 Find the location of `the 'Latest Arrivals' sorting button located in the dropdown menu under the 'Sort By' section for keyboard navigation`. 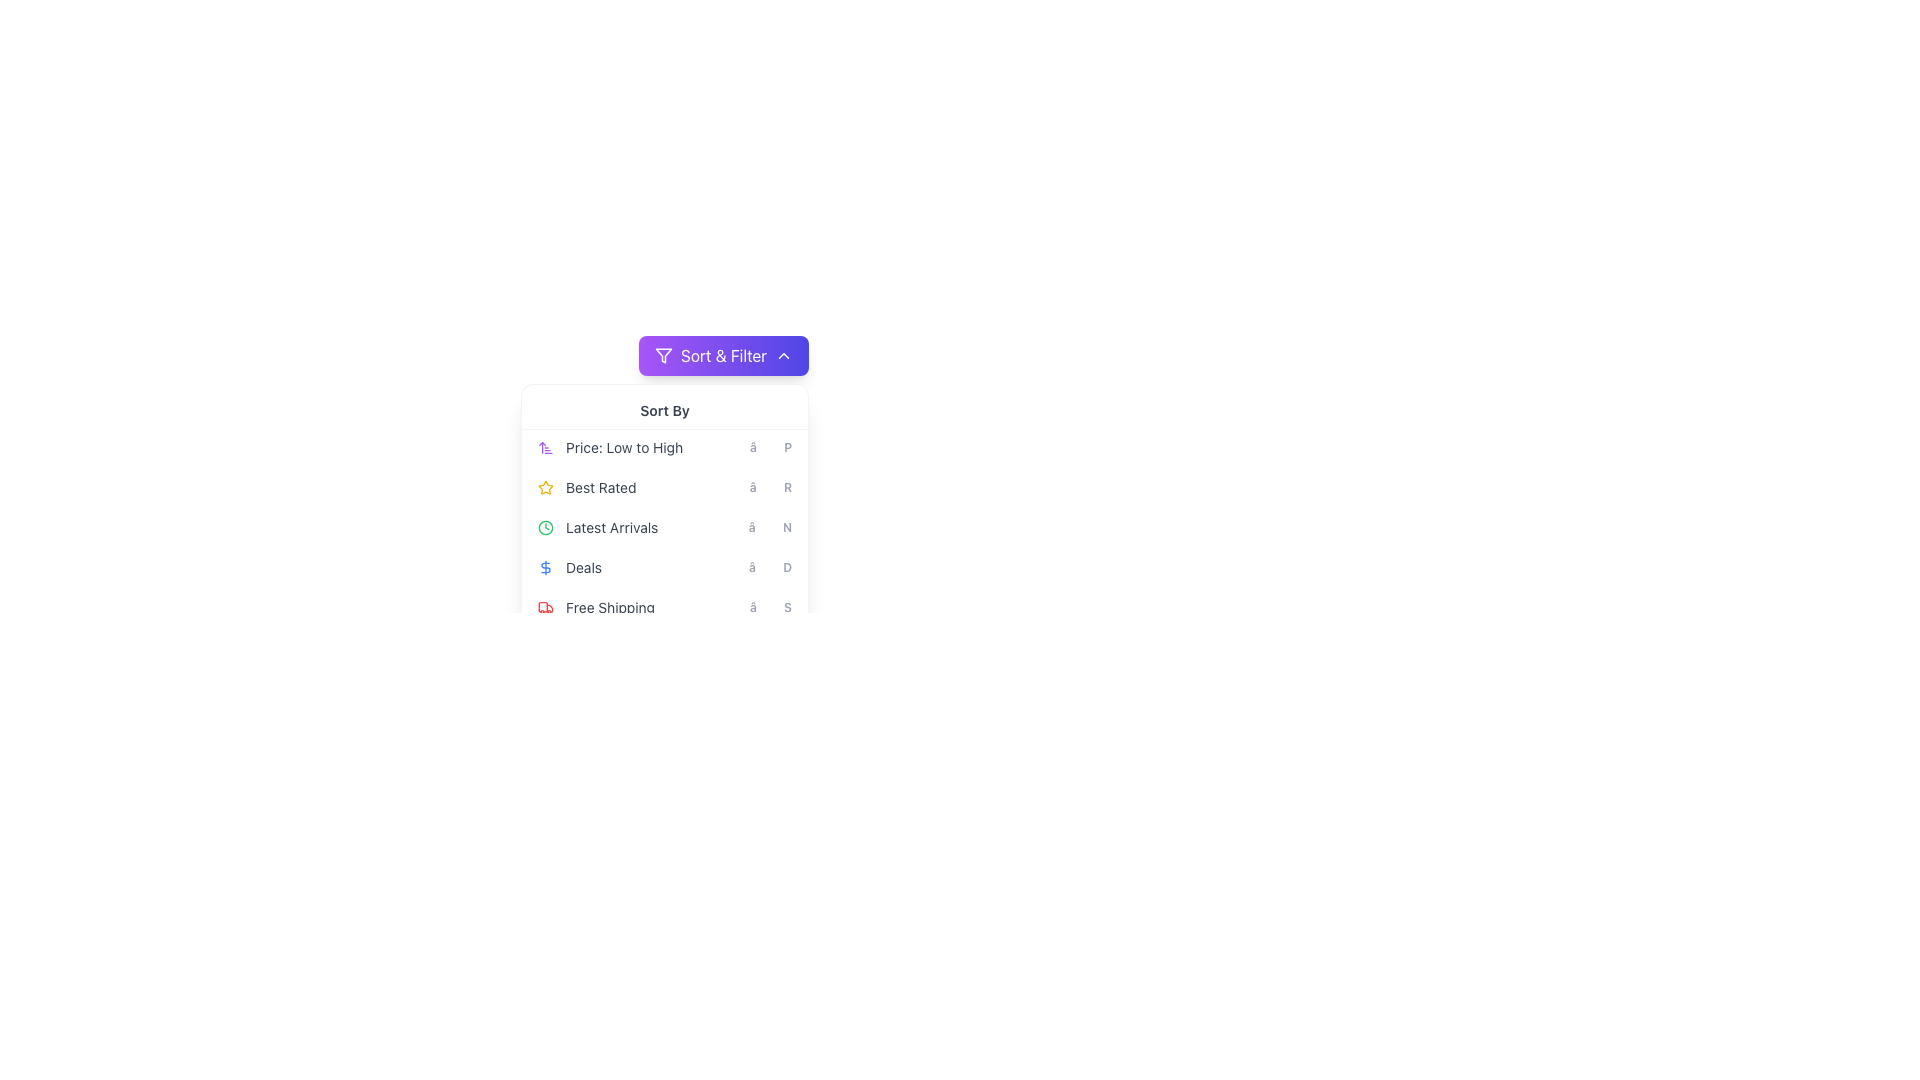

the 'Latest Arrivals' sorting button located in the dropdown menu under the 'Sort By' section for keyboard navigation is located at coordinates (665, 527).